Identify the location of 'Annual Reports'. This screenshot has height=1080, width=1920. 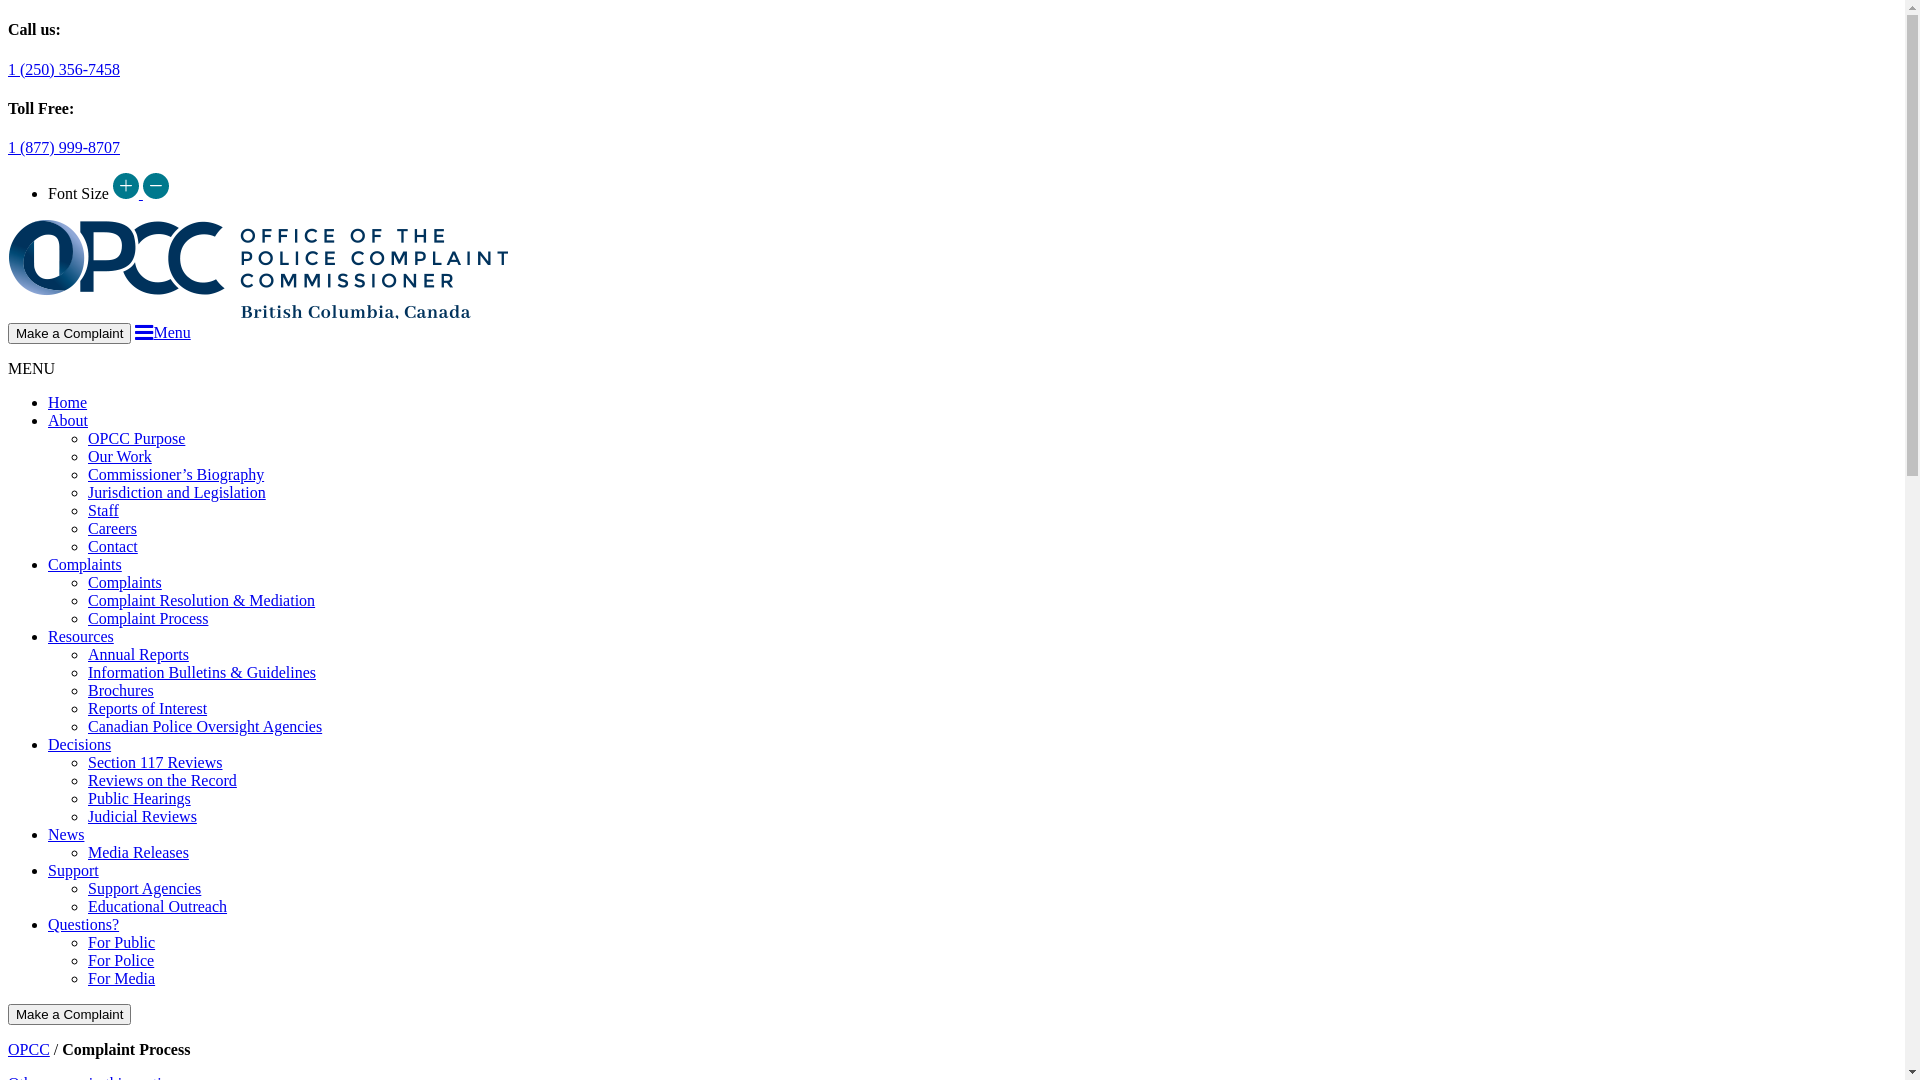
(86, 654).